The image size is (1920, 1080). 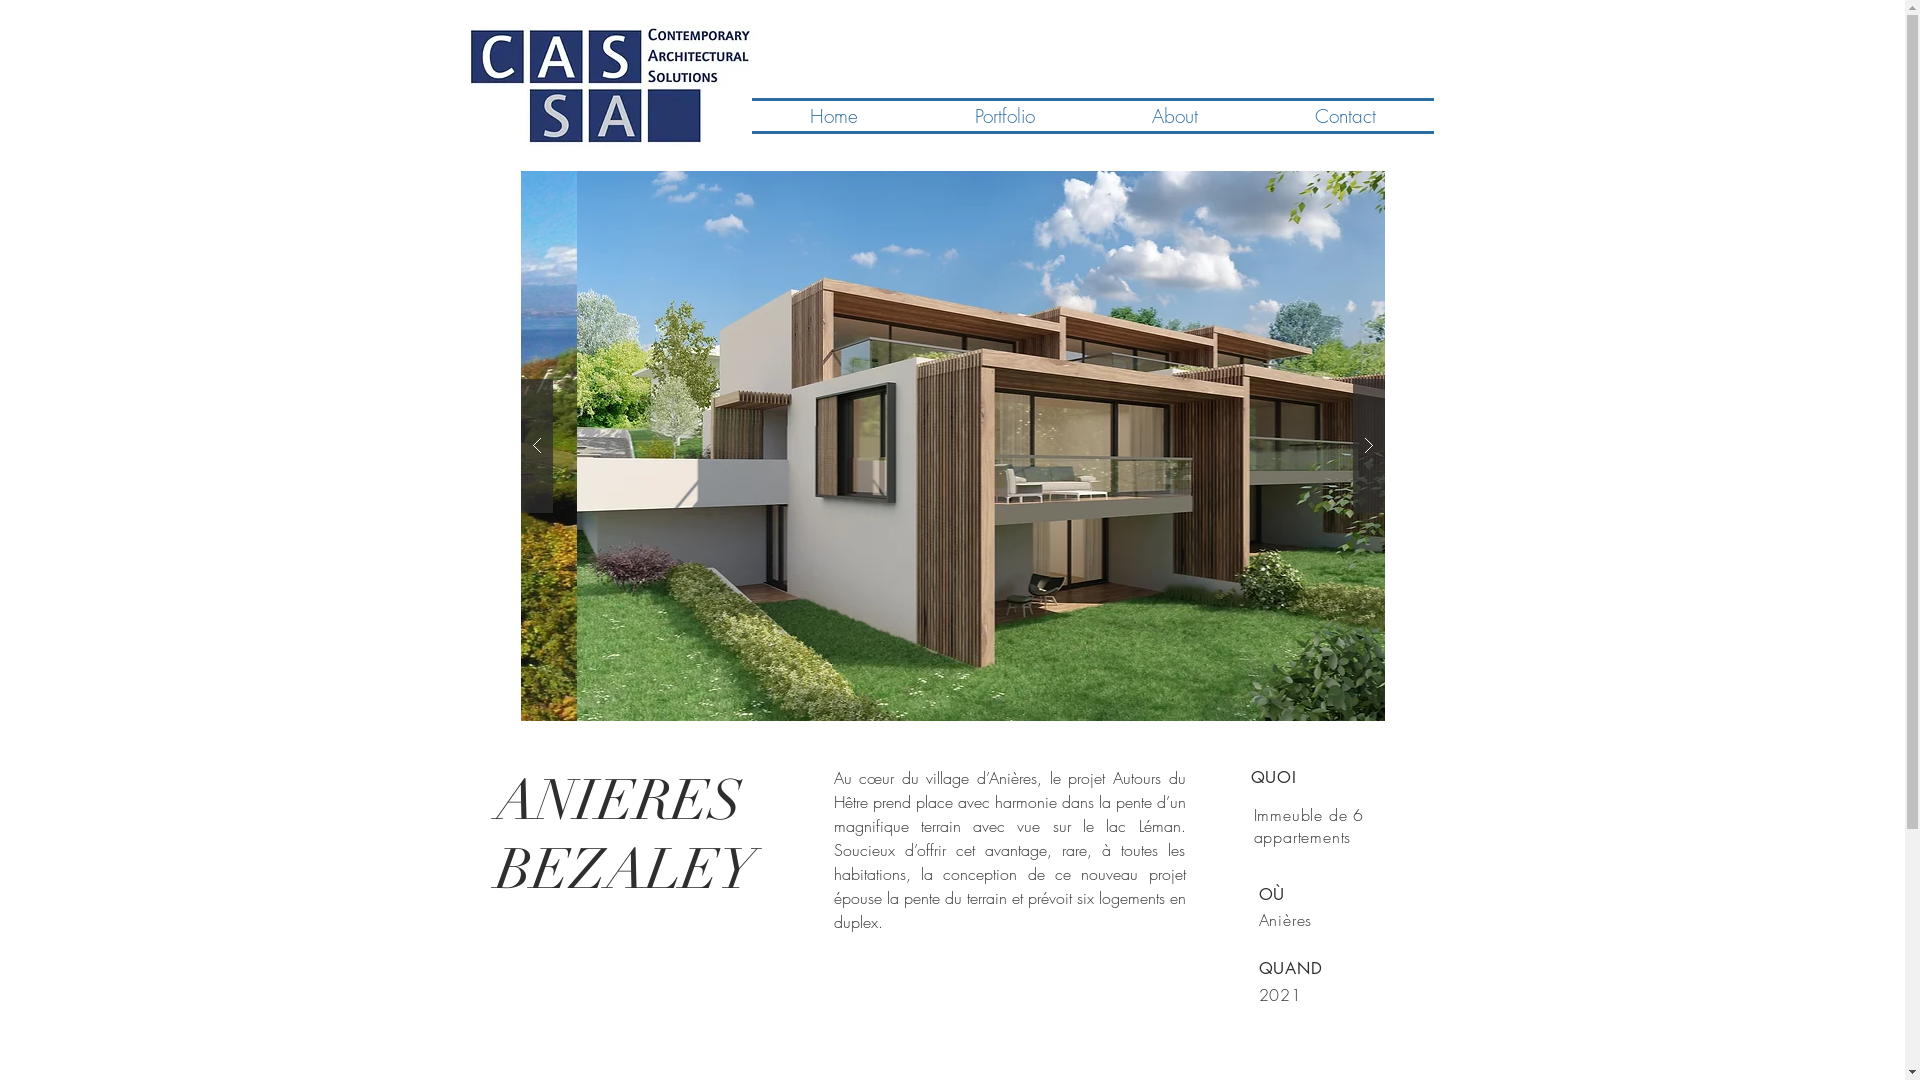 What do you see at coordinates (834, 115) in the screenshot?
I see `'Home'` at bounding box center [834, 115].